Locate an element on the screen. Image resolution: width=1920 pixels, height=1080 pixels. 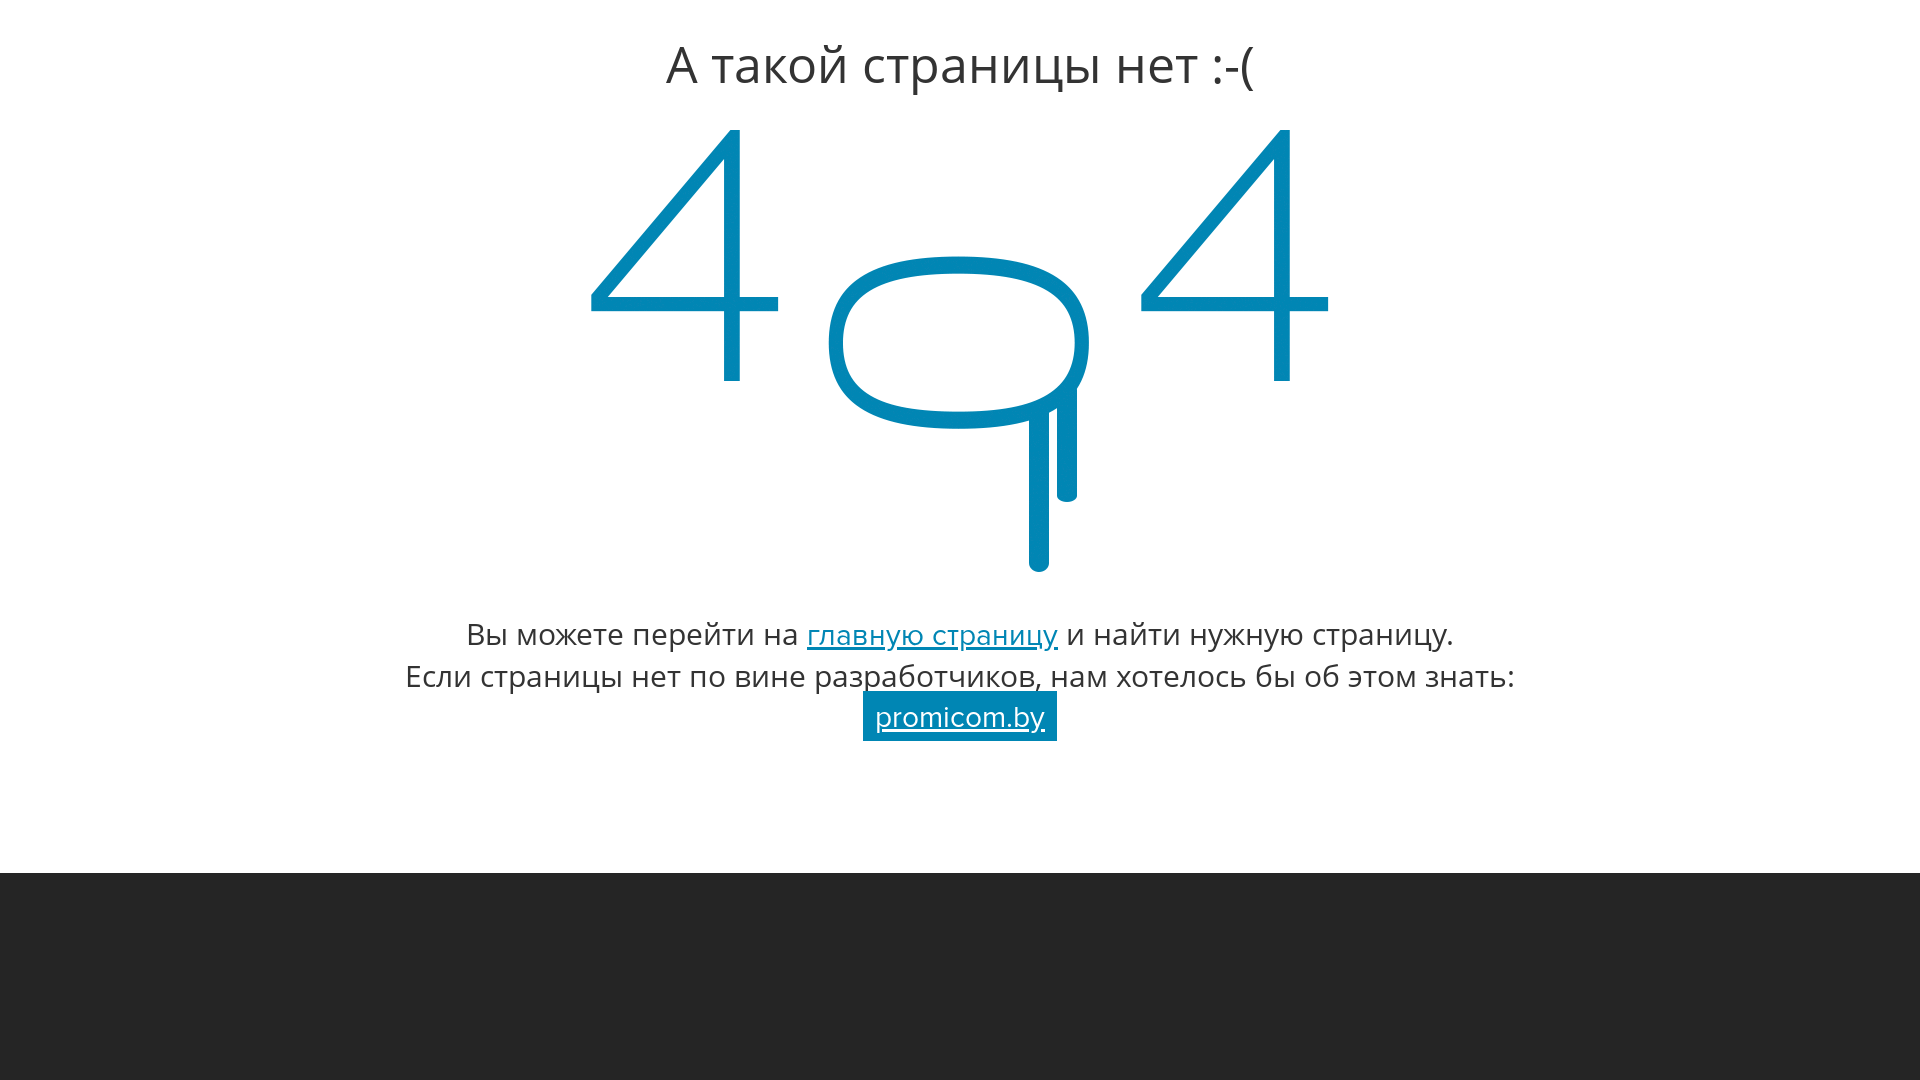
'promicom.by' is located at coordinates (960, 716).